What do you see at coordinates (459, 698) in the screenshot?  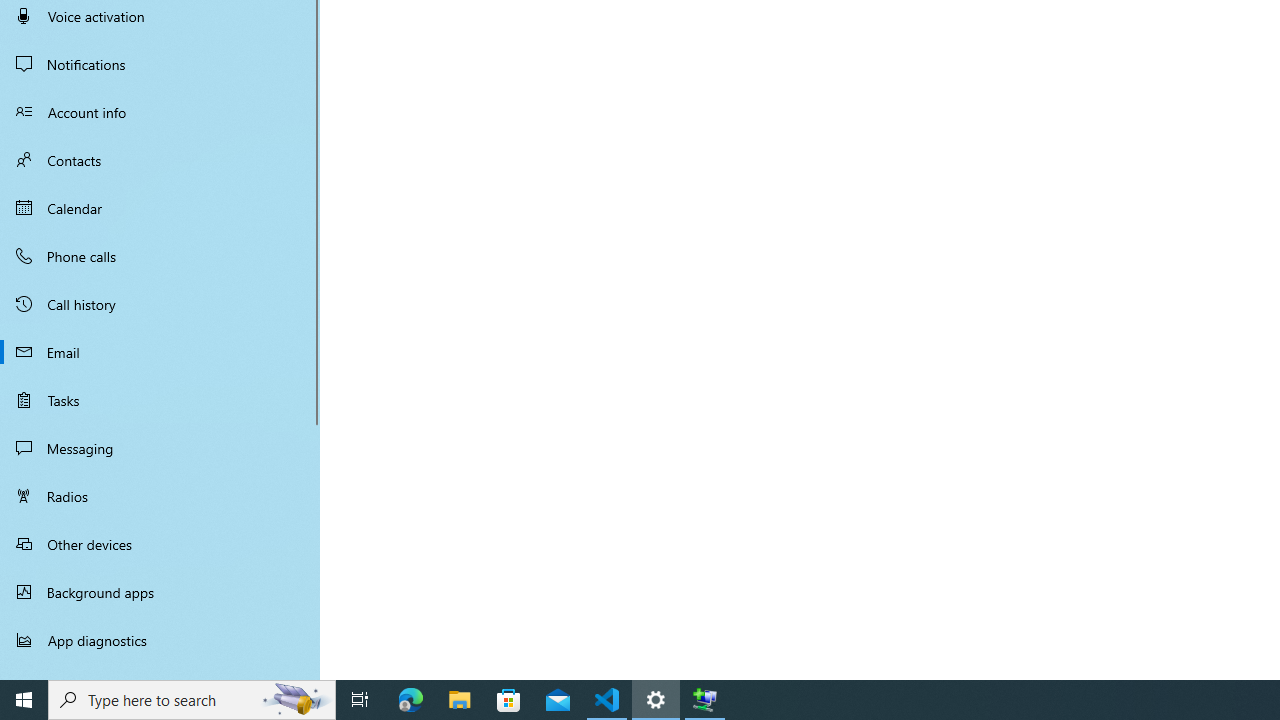 I see `'File Explorer'` at bounding box center [459, 698].